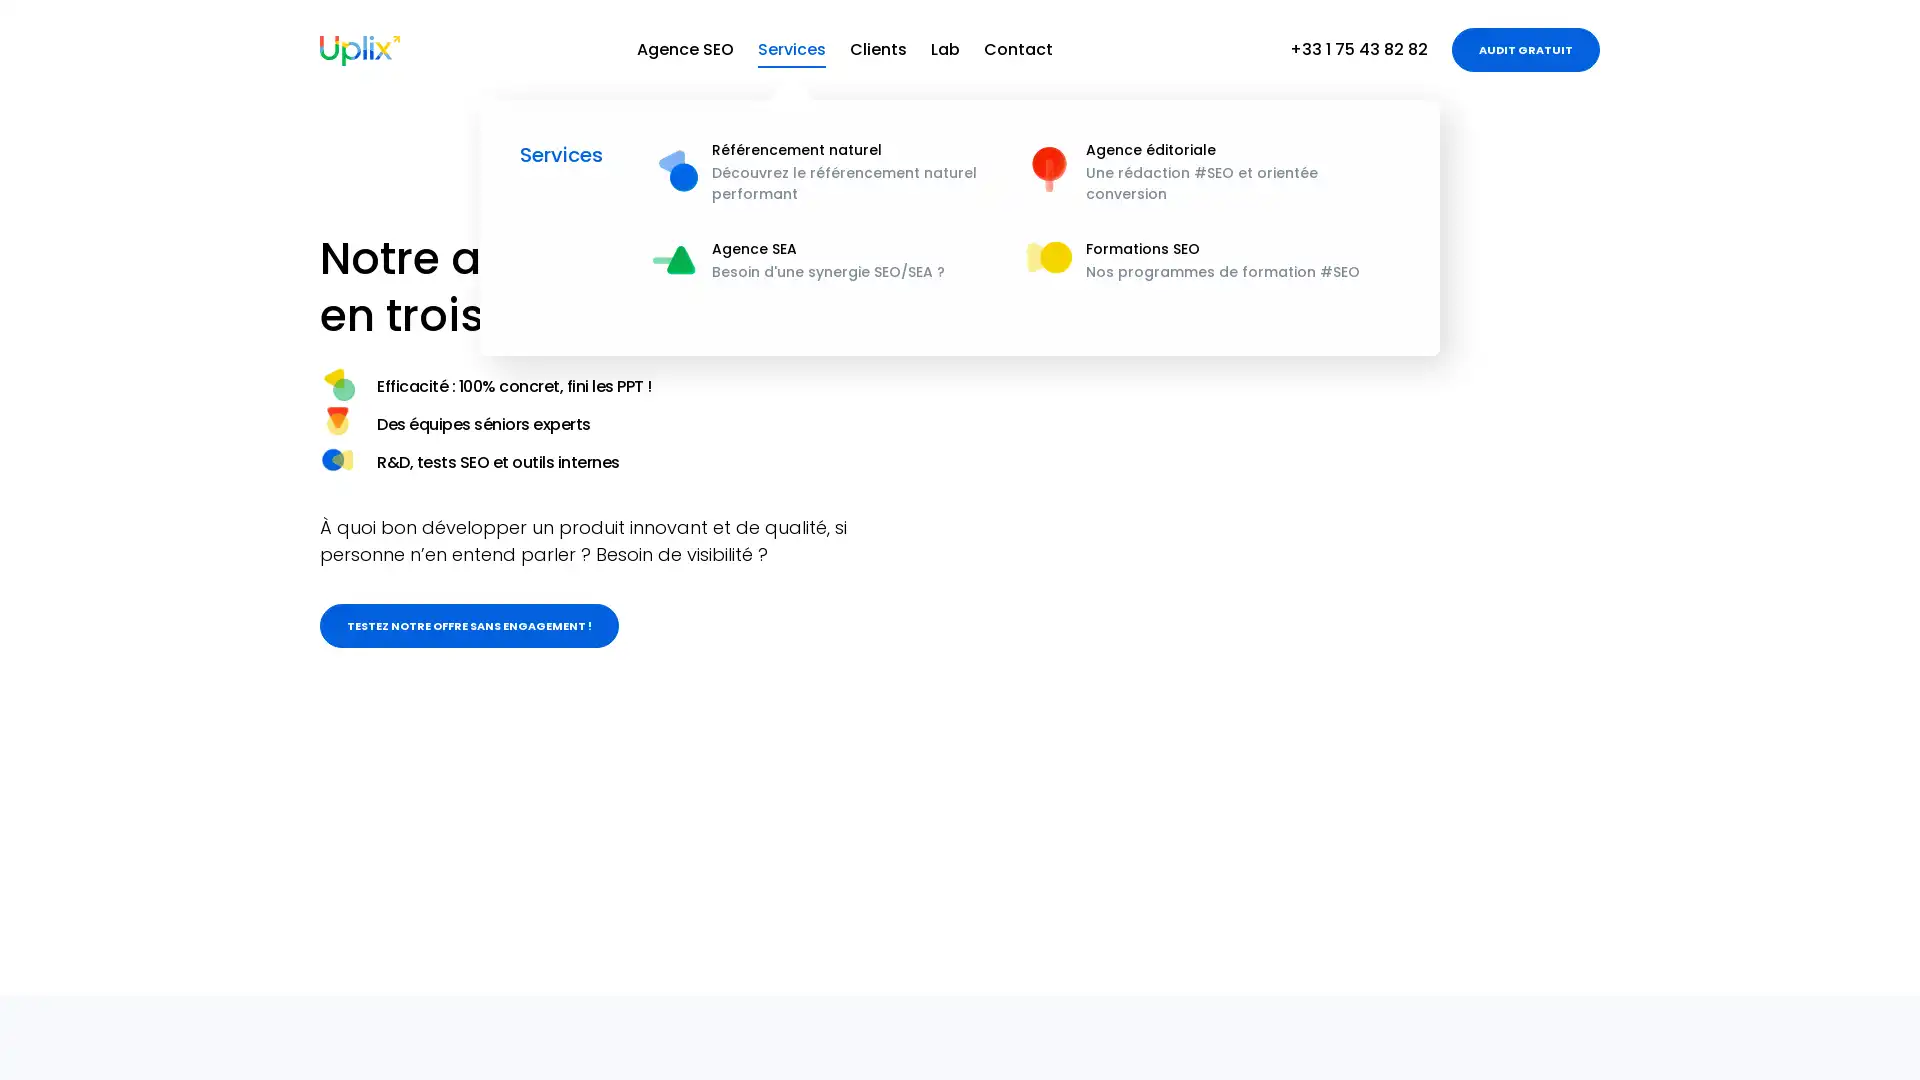 This screenshot has height=1080, width=1920. I want to click on Je choisis, so click(1688, 978).